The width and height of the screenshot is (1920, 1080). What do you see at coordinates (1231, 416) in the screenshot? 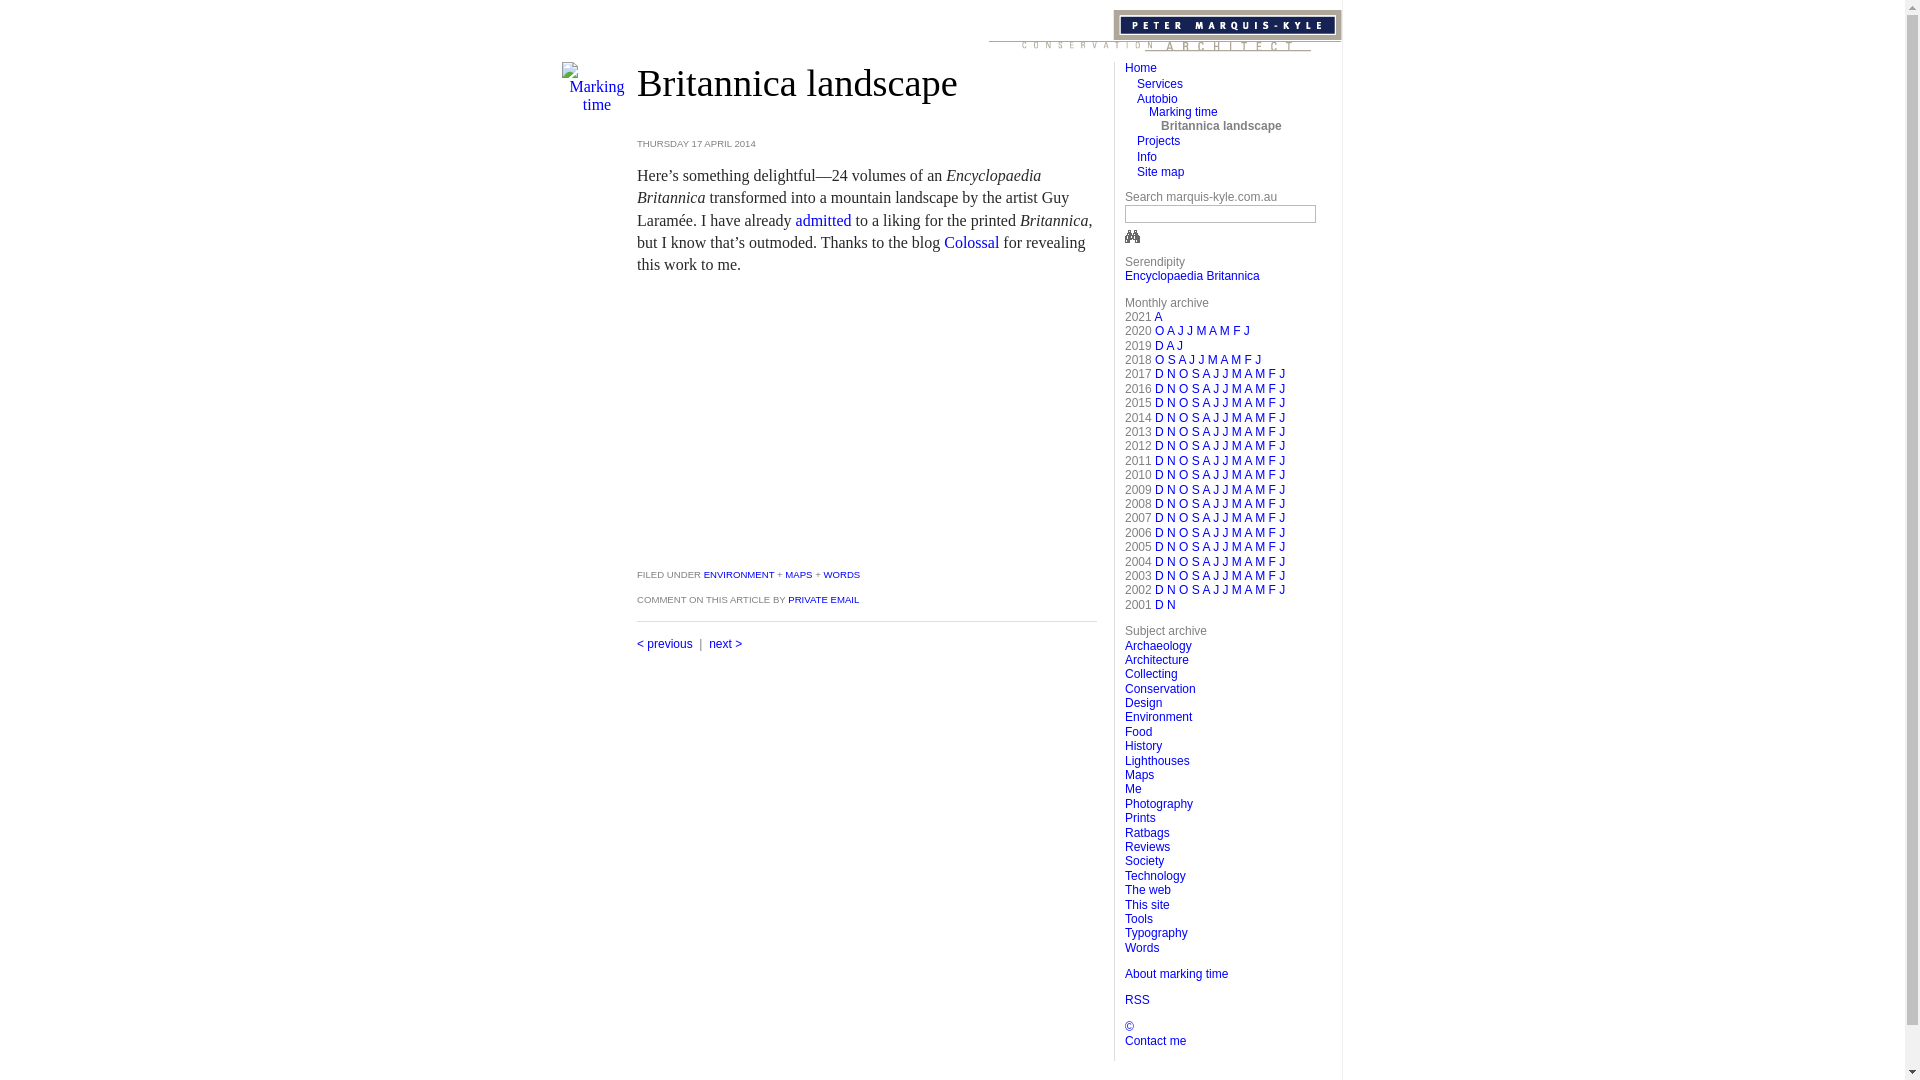
I see `'M'` at bounding box center [1231, 416].